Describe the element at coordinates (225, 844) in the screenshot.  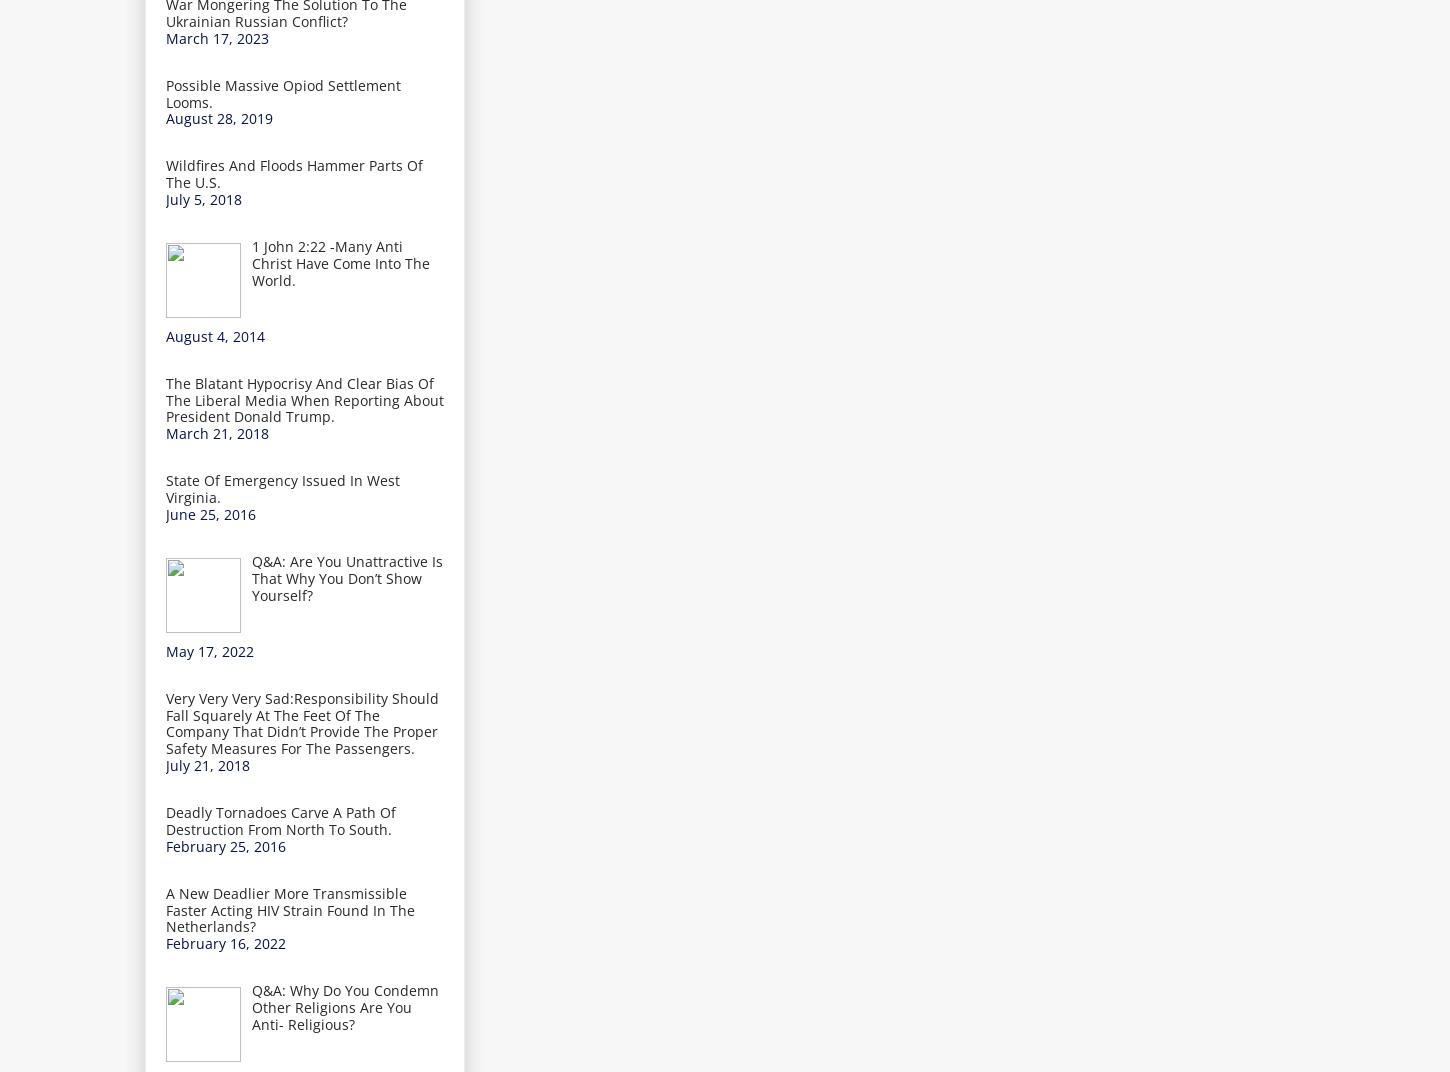
I see `'February 25, 2016'` at that location.